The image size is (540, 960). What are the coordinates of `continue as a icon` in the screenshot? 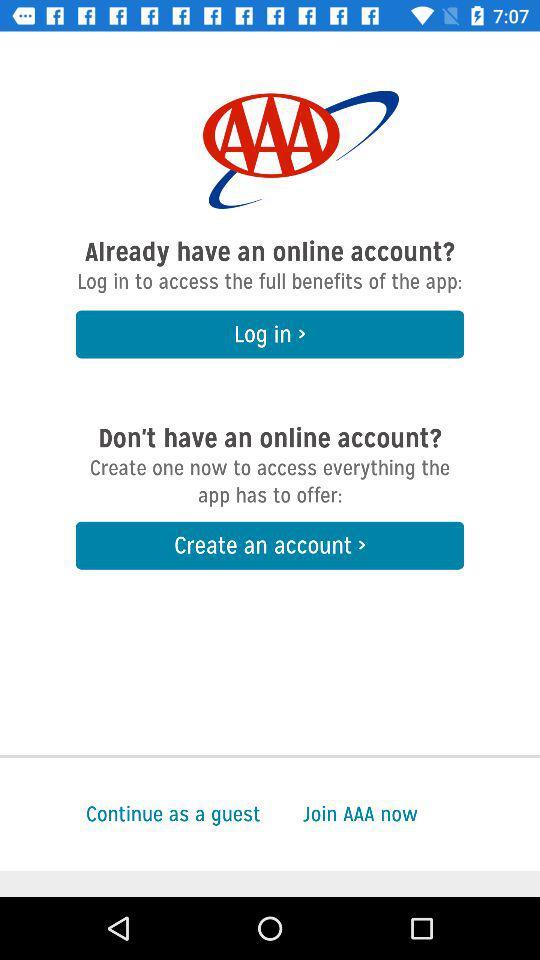 It's located at (130, 814).